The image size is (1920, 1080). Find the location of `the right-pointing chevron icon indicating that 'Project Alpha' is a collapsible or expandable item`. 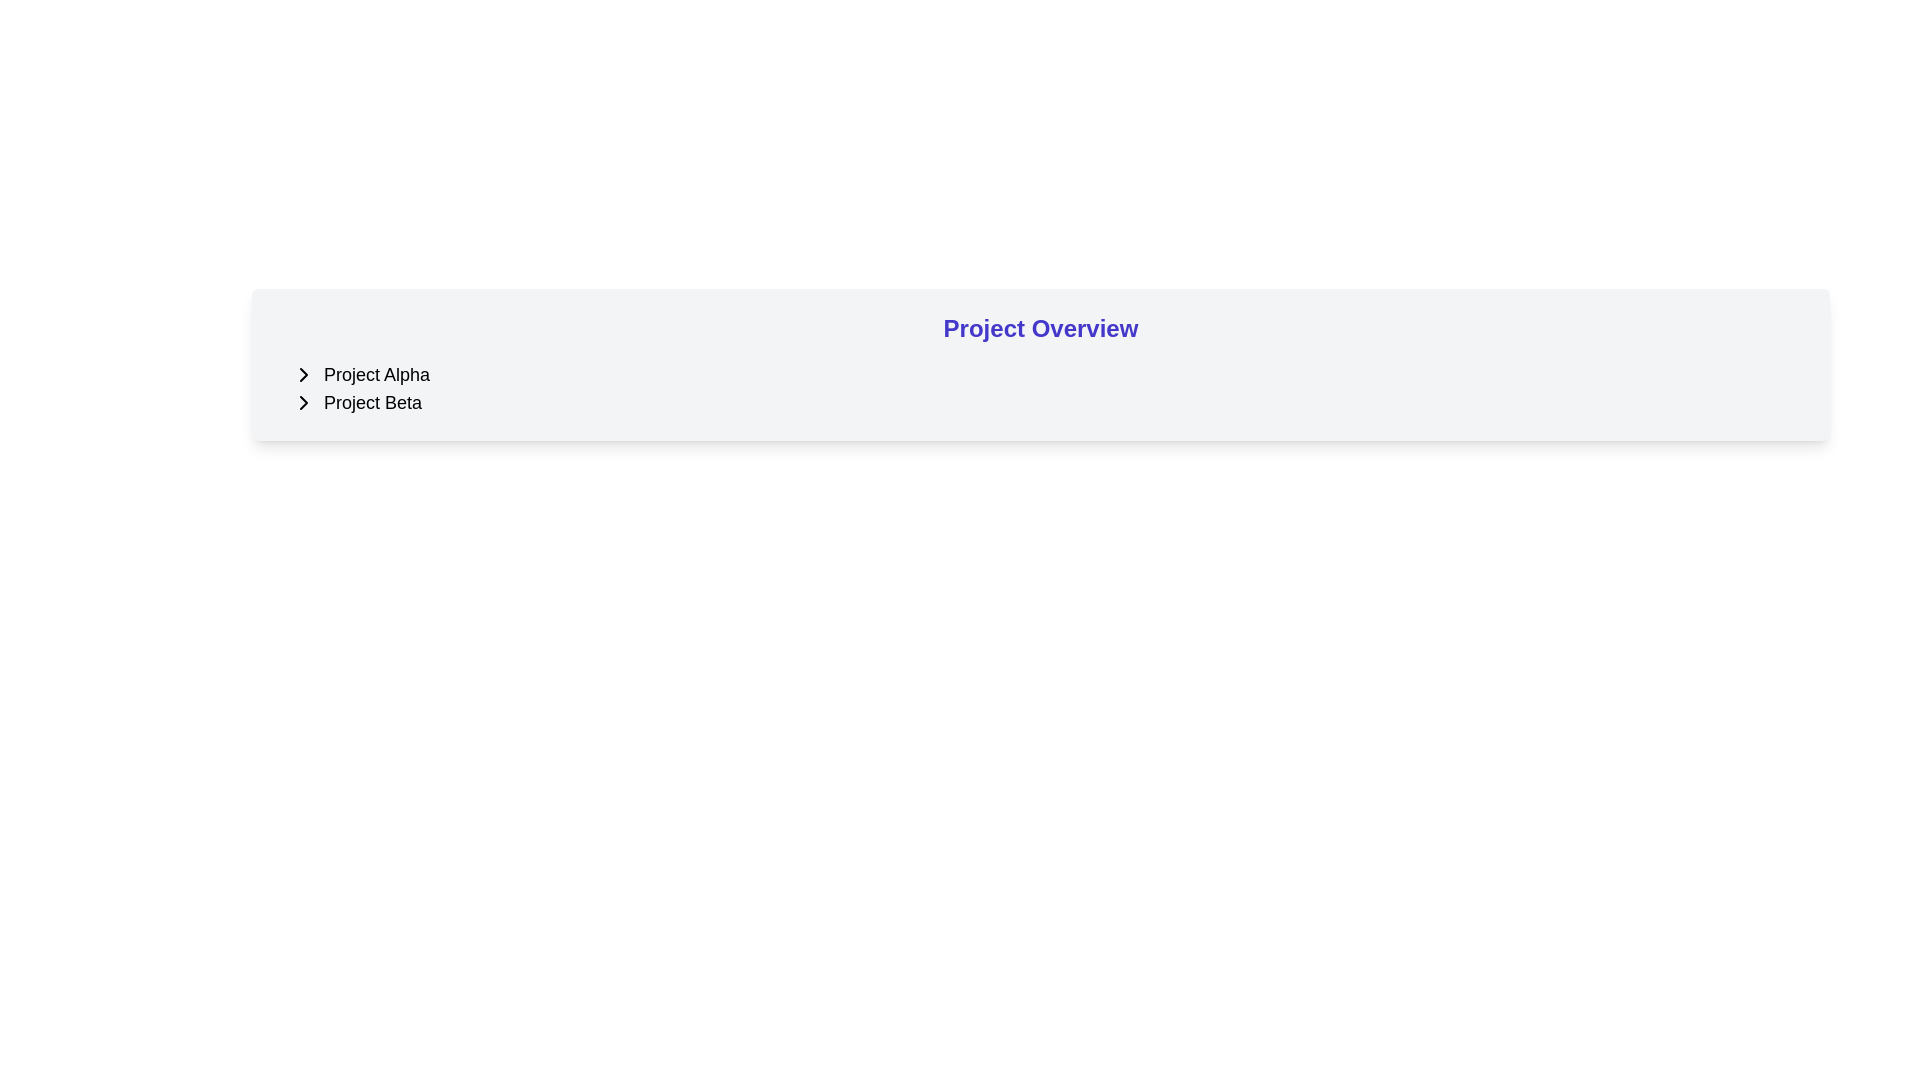

the right-pointing chevron icon indicating that 'Project Alpha' is a collapsible or expandable item is located at coordinates (302, 374).